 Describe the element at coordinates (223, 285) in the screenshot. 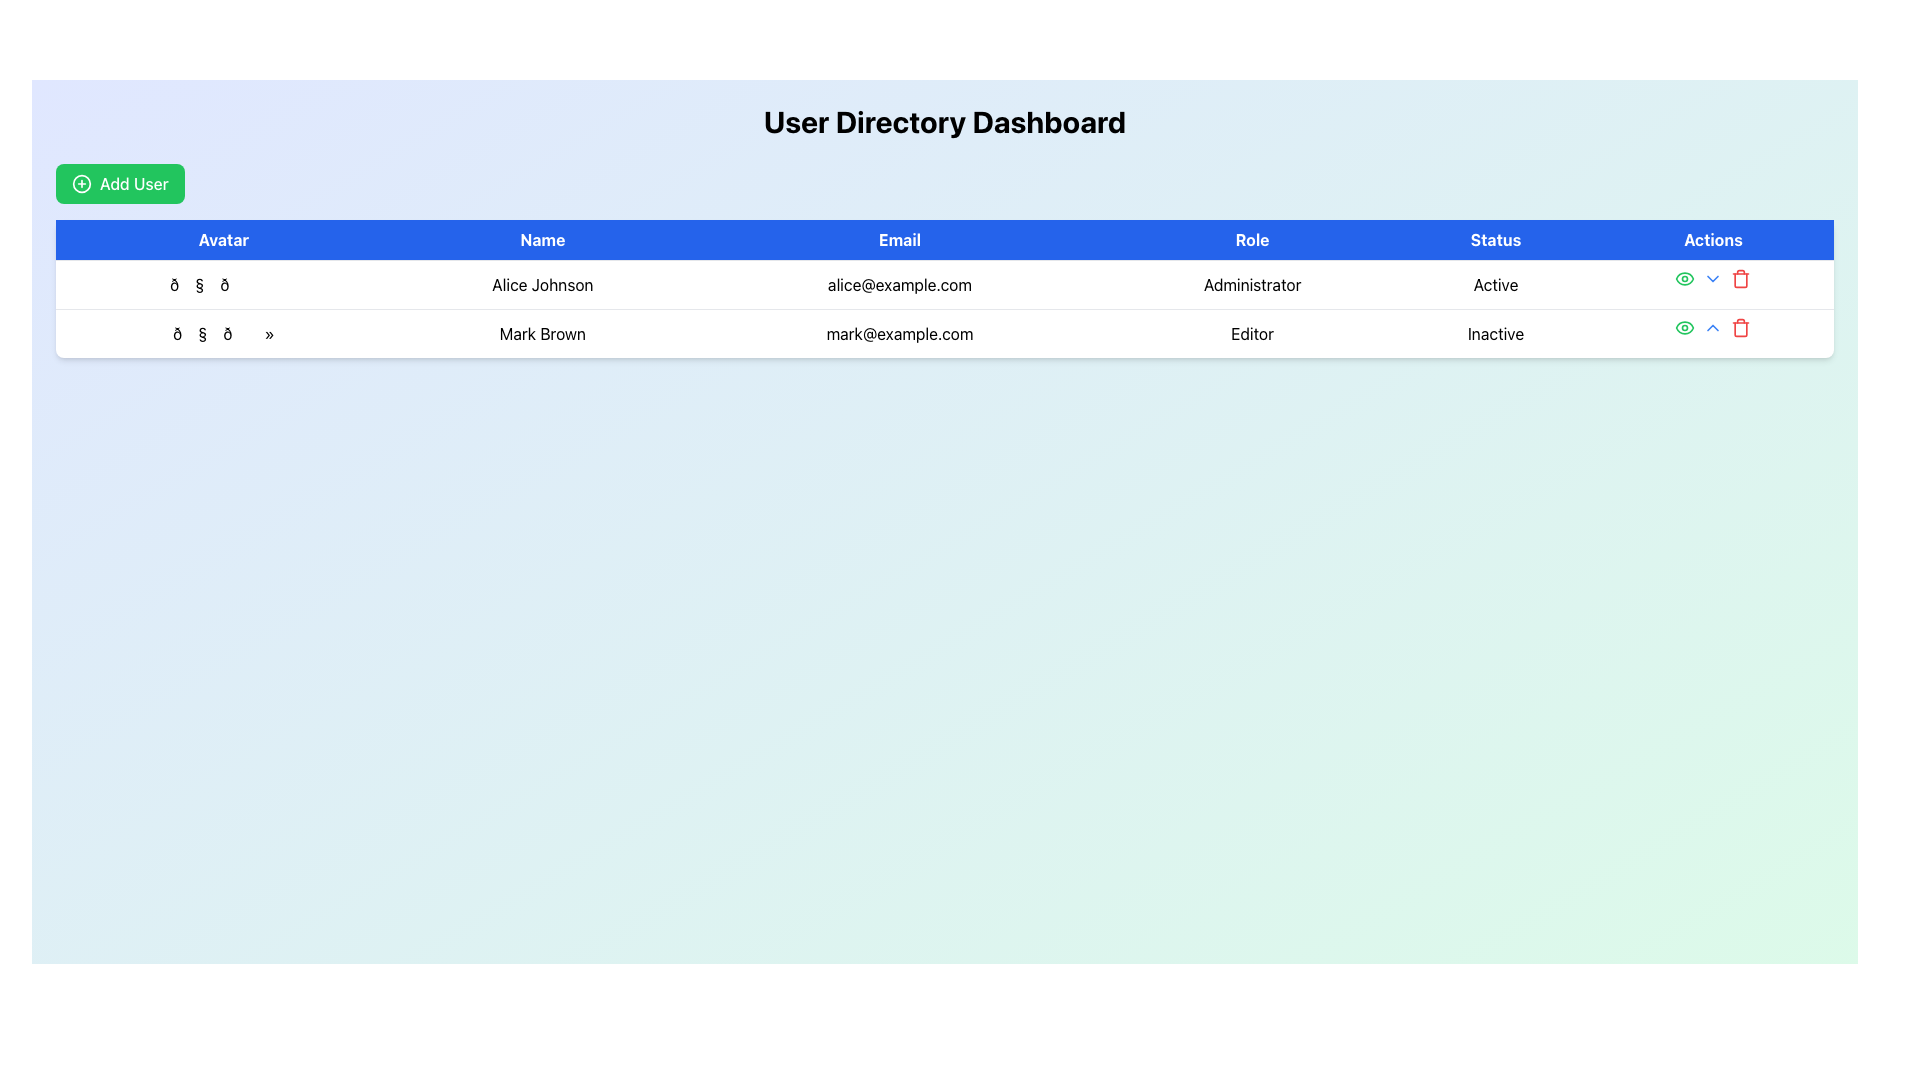

I see `the user's avatar icon in the first row of the user table, located in the 'Avatar' column next to 'Alice Johnson.'` at that location.